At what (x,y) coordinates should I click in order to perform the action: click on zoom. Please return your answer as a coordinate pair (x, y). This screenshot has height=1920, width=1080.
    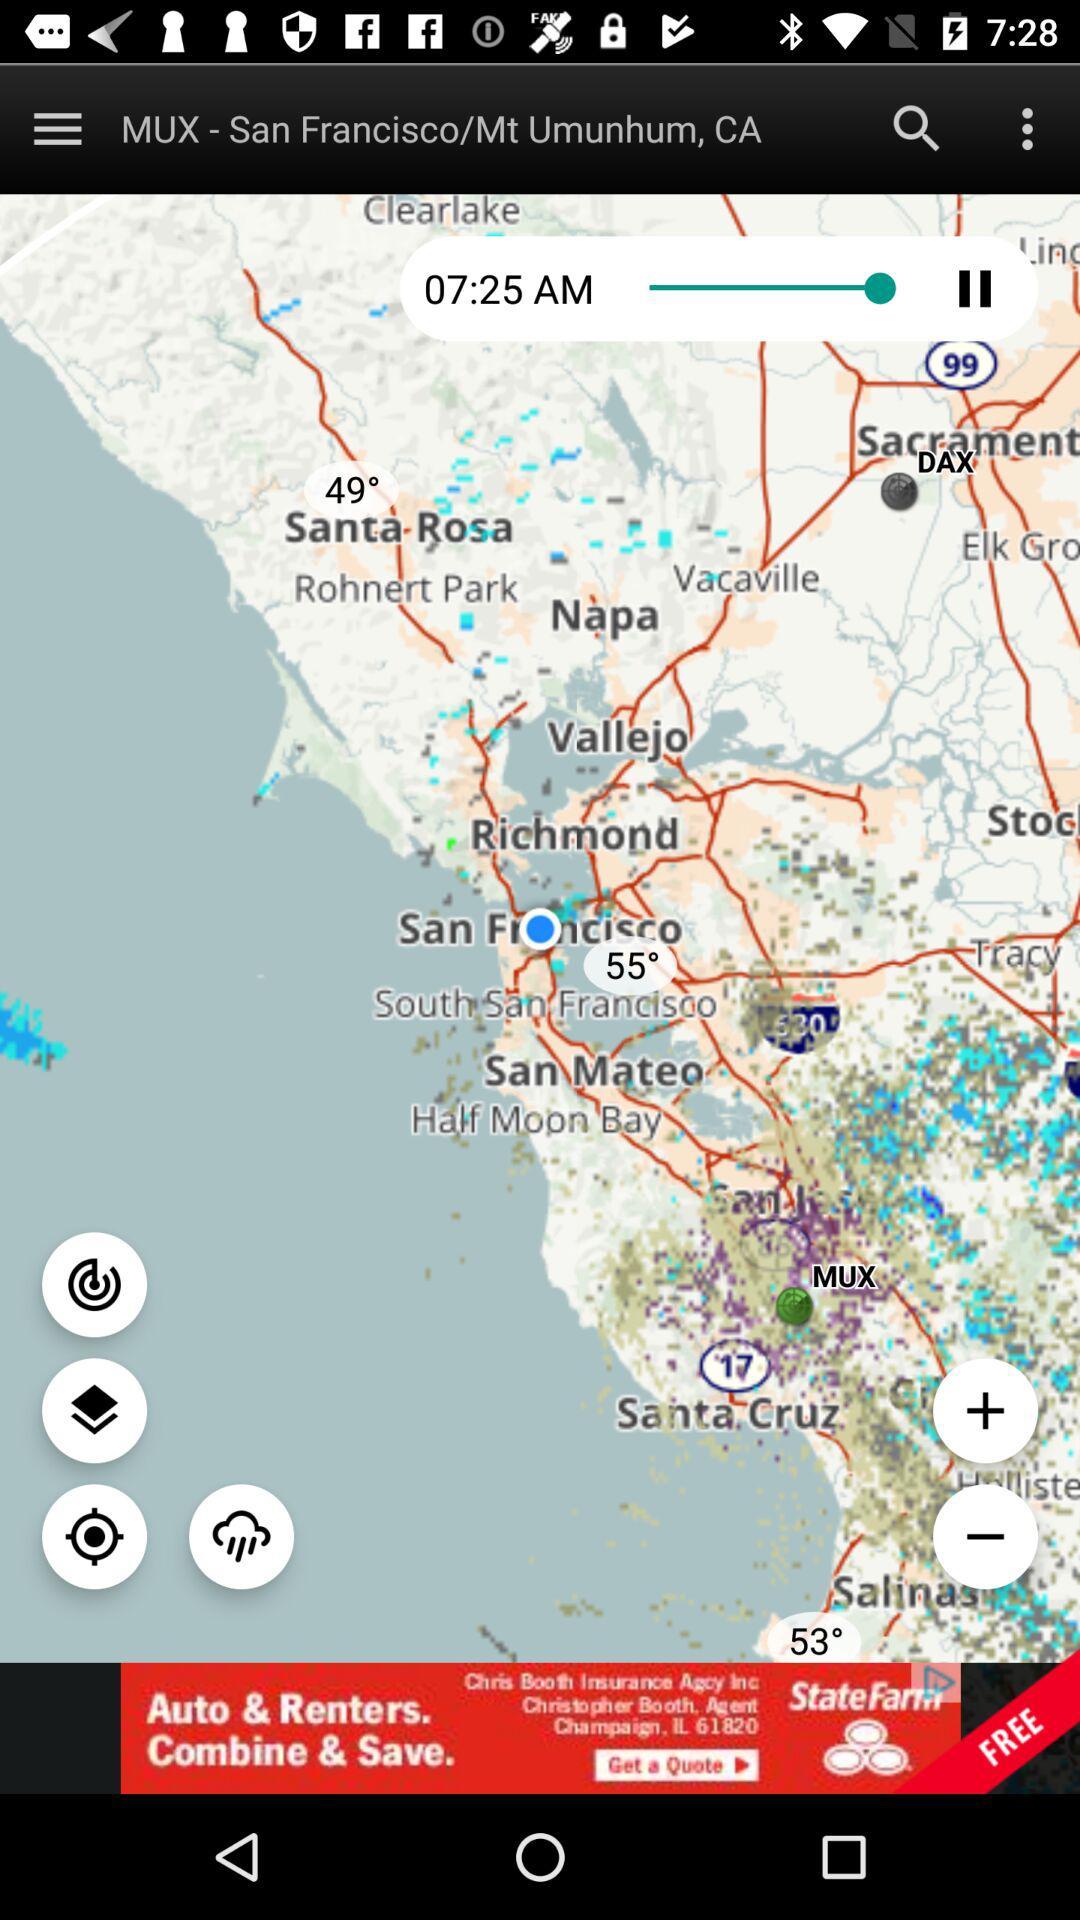
    Looking at the image, I should click on (984, 1535).